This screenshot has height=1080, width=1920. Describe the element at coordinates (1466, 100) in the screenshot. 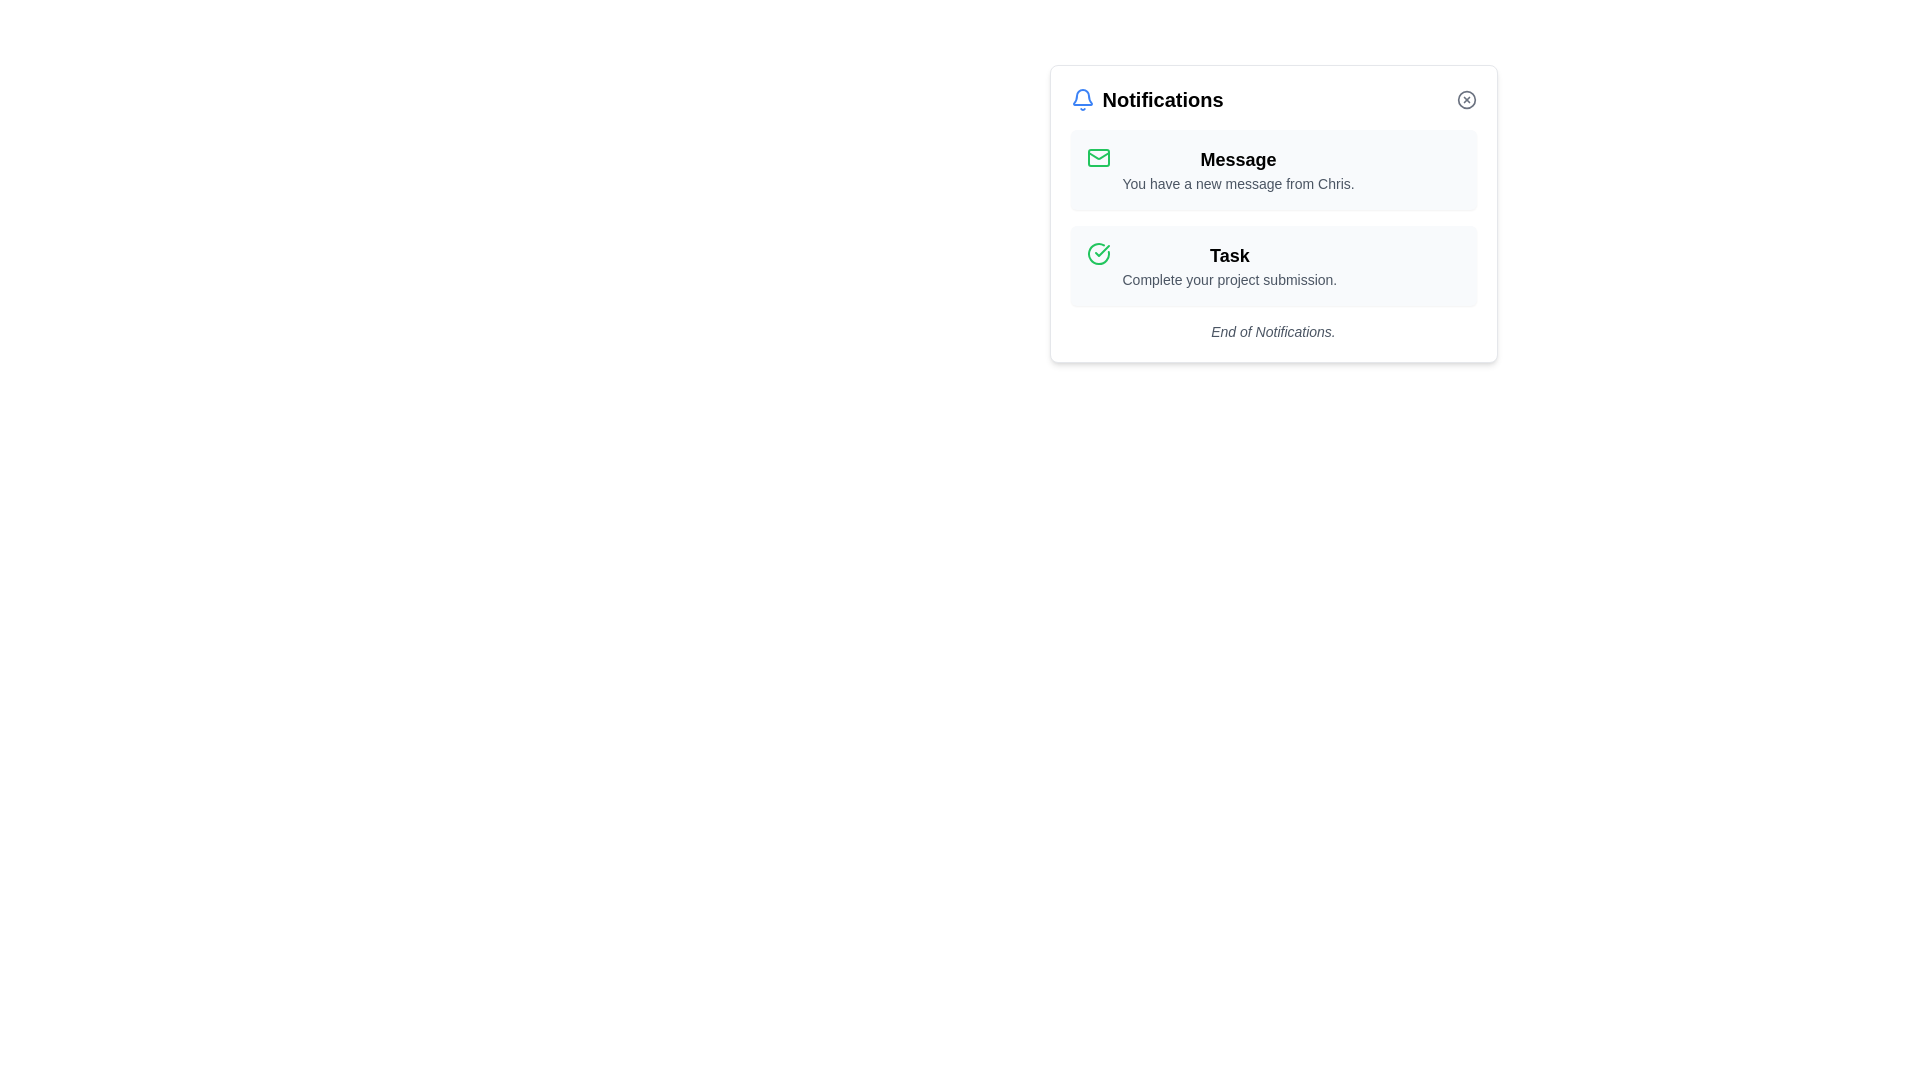

I see `the closing button located at the top-right corner of the Notifications panel` at that location.